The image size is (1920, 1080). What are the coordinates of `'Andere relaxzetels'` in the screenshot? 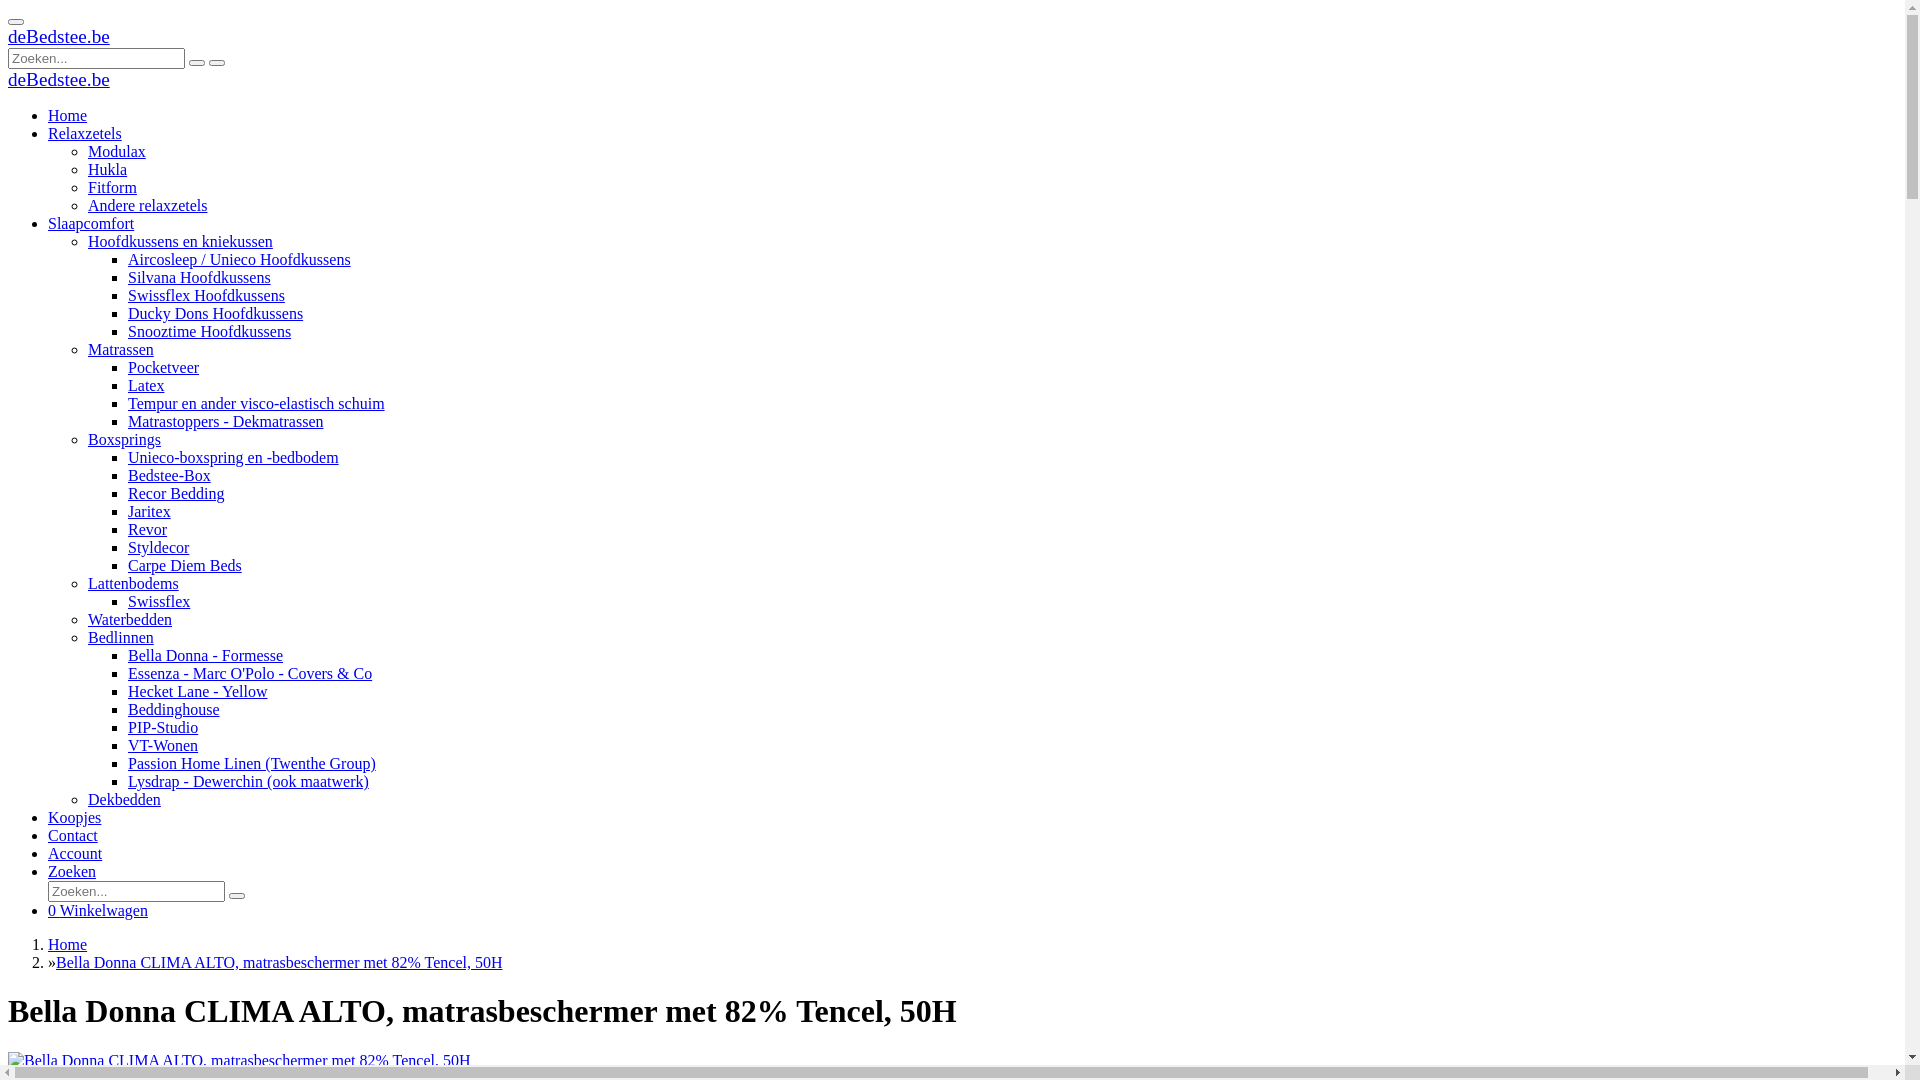 It's located at (146, 205).